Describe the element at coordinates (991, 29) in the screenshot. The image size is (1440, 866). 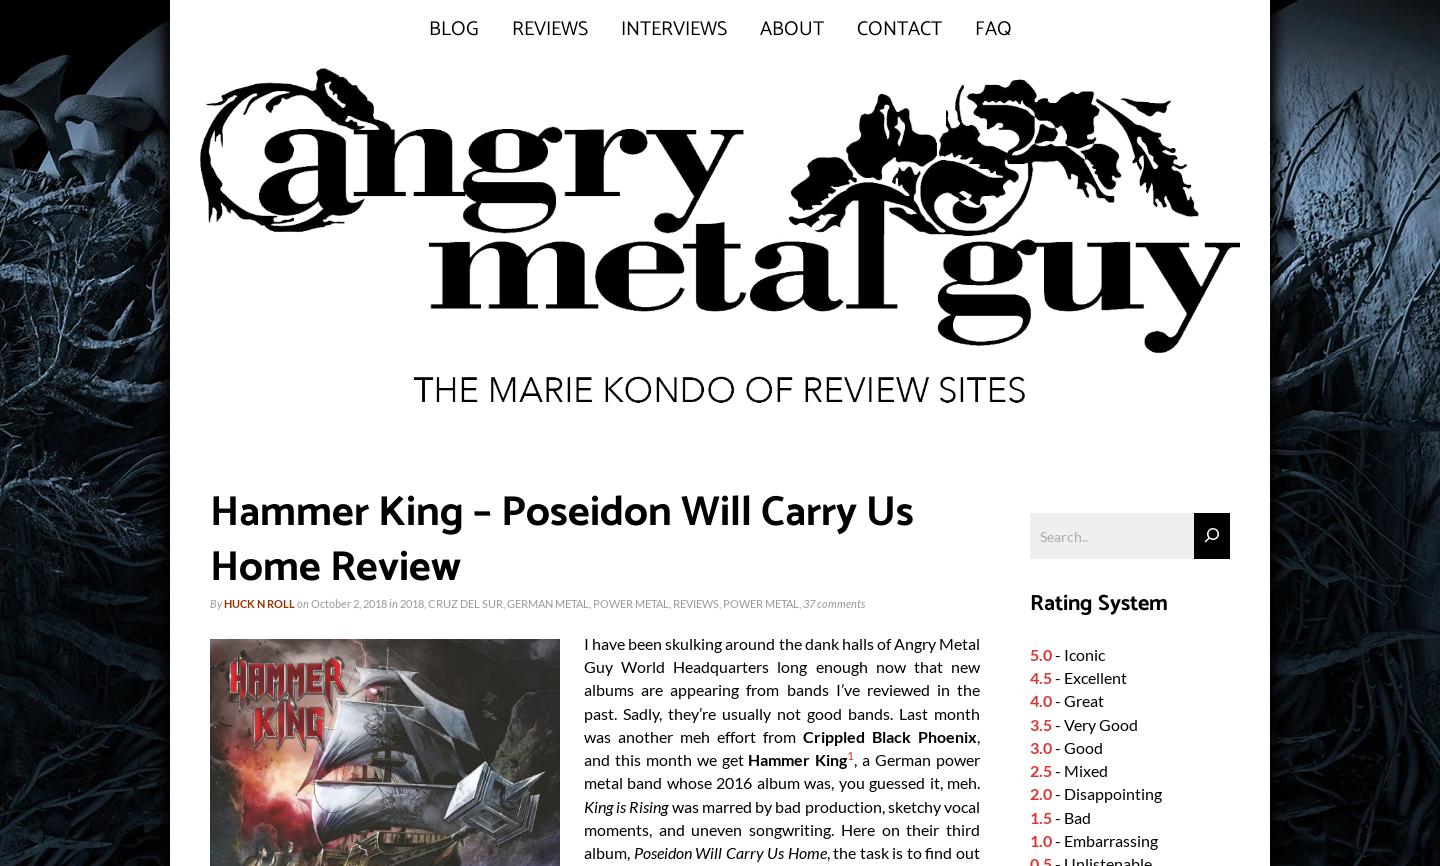
I see `'FAQ'` at that location.